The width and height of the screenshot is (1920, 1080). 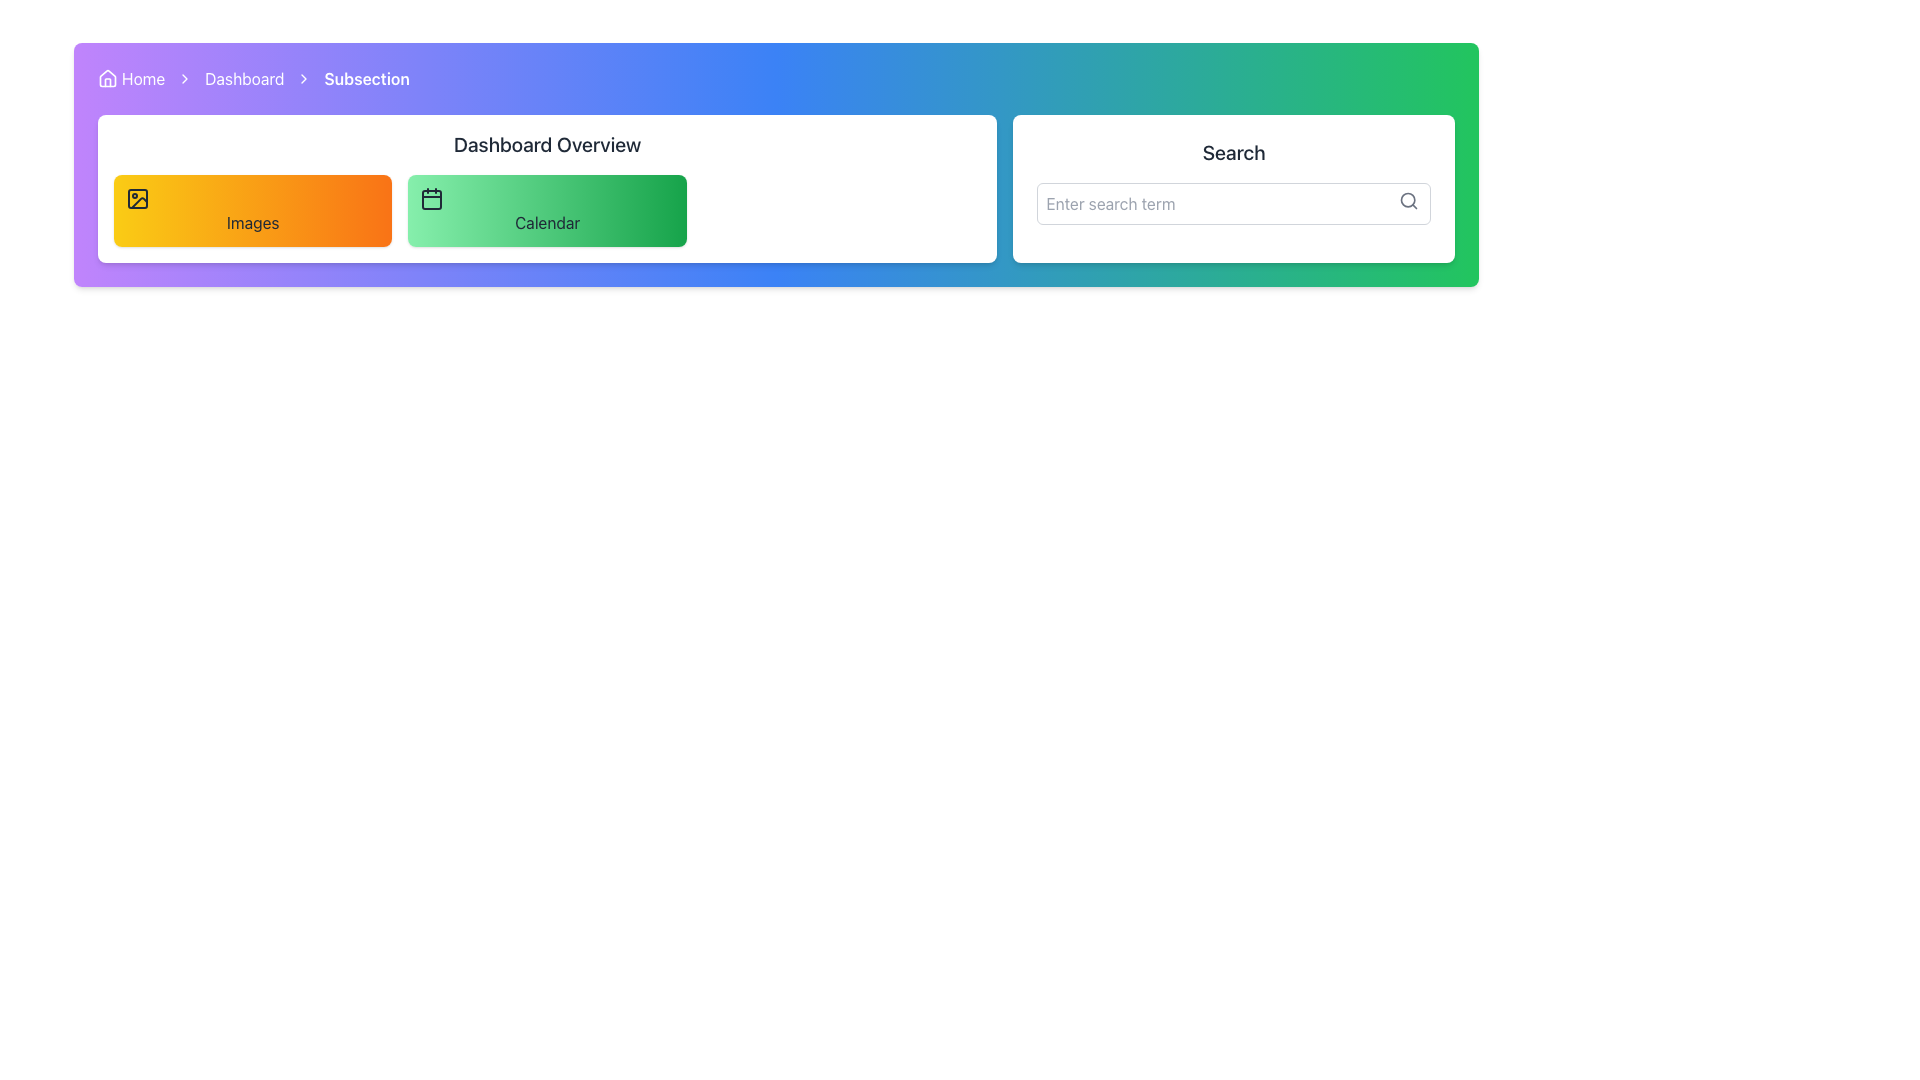 What do you see at coordinates (431, 200) in the screenshot?
I see `the rectangular shape with slightly rounded corners that is part of the calendar icon within the green 'Calendar' button located under the 'Dashboard Overview' section` at bounding box center [431, 200].